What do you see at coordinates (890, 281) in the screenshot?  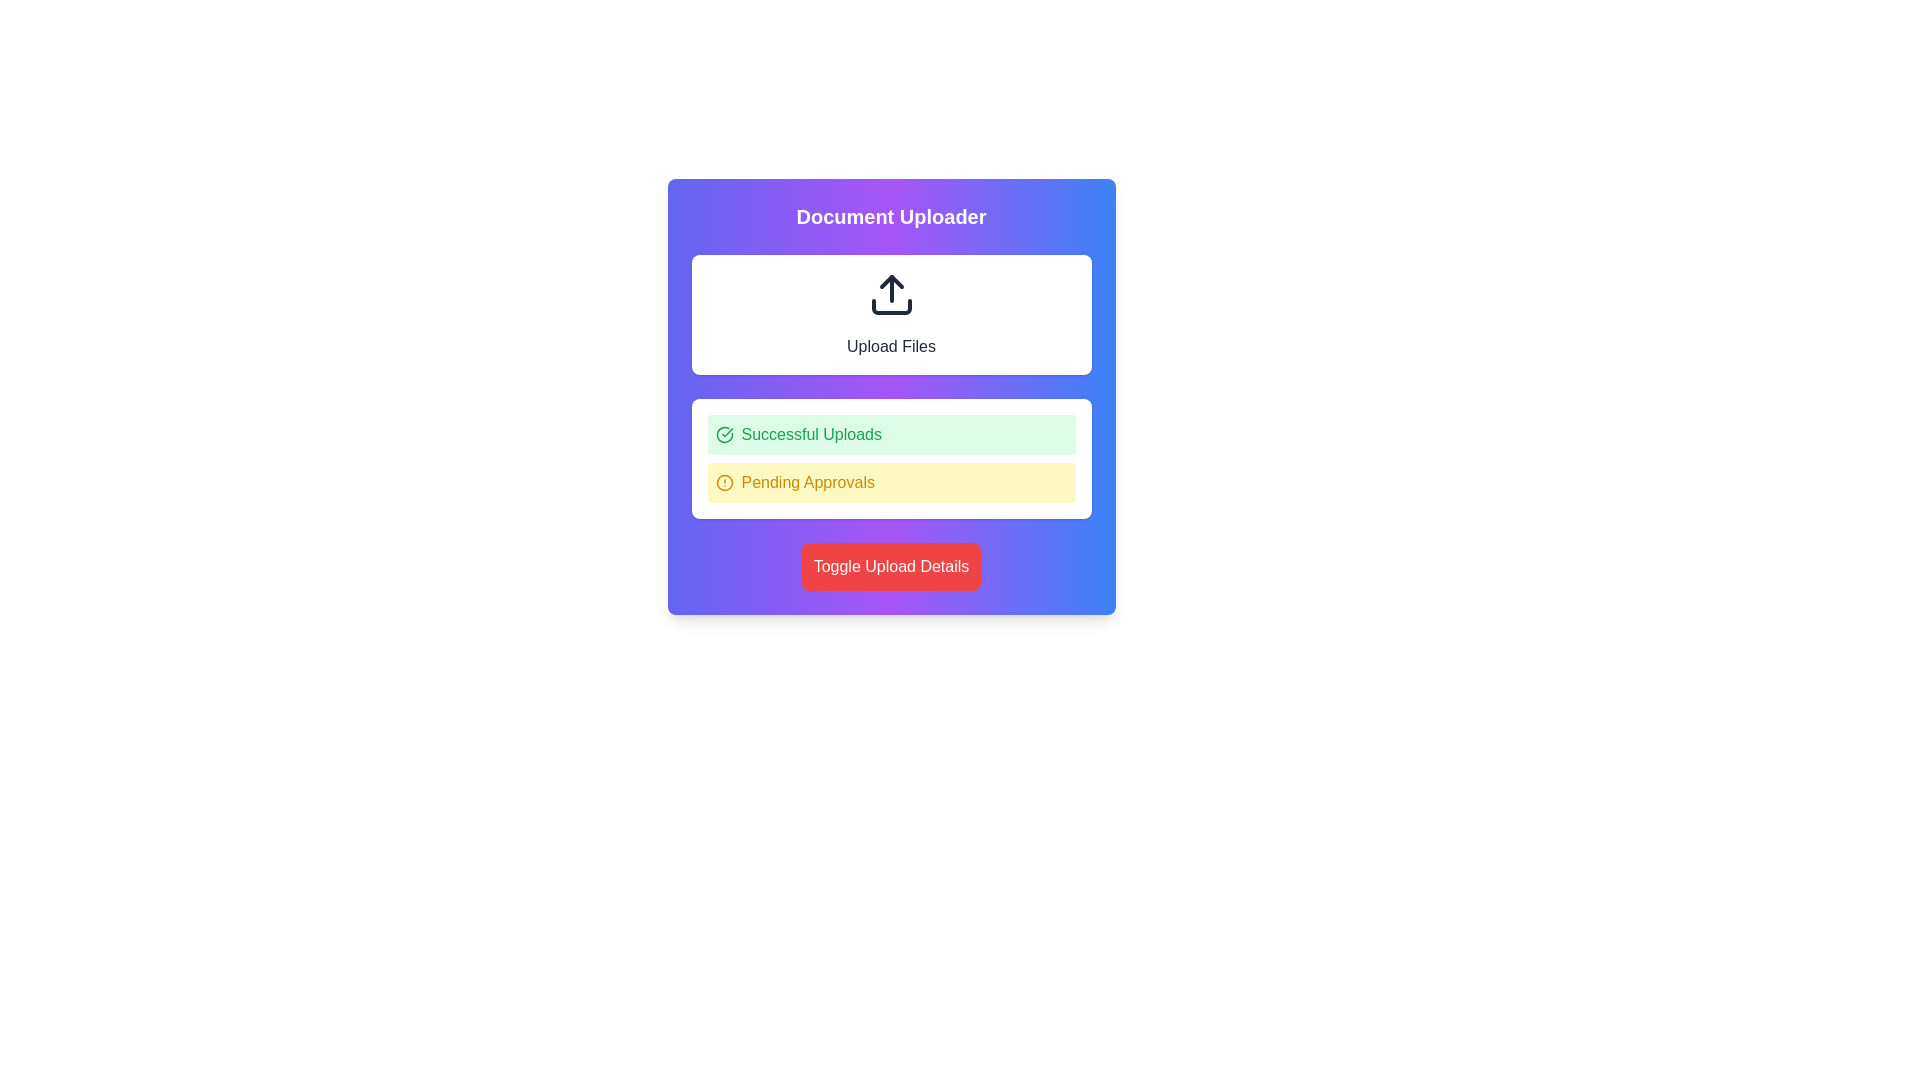 I see `the upward-pointing arrow graphical SVG component, which is part of the upload icon located under the title 'Document Uploader', by moving the cursor to its center point` at bounding box center [890, 281].